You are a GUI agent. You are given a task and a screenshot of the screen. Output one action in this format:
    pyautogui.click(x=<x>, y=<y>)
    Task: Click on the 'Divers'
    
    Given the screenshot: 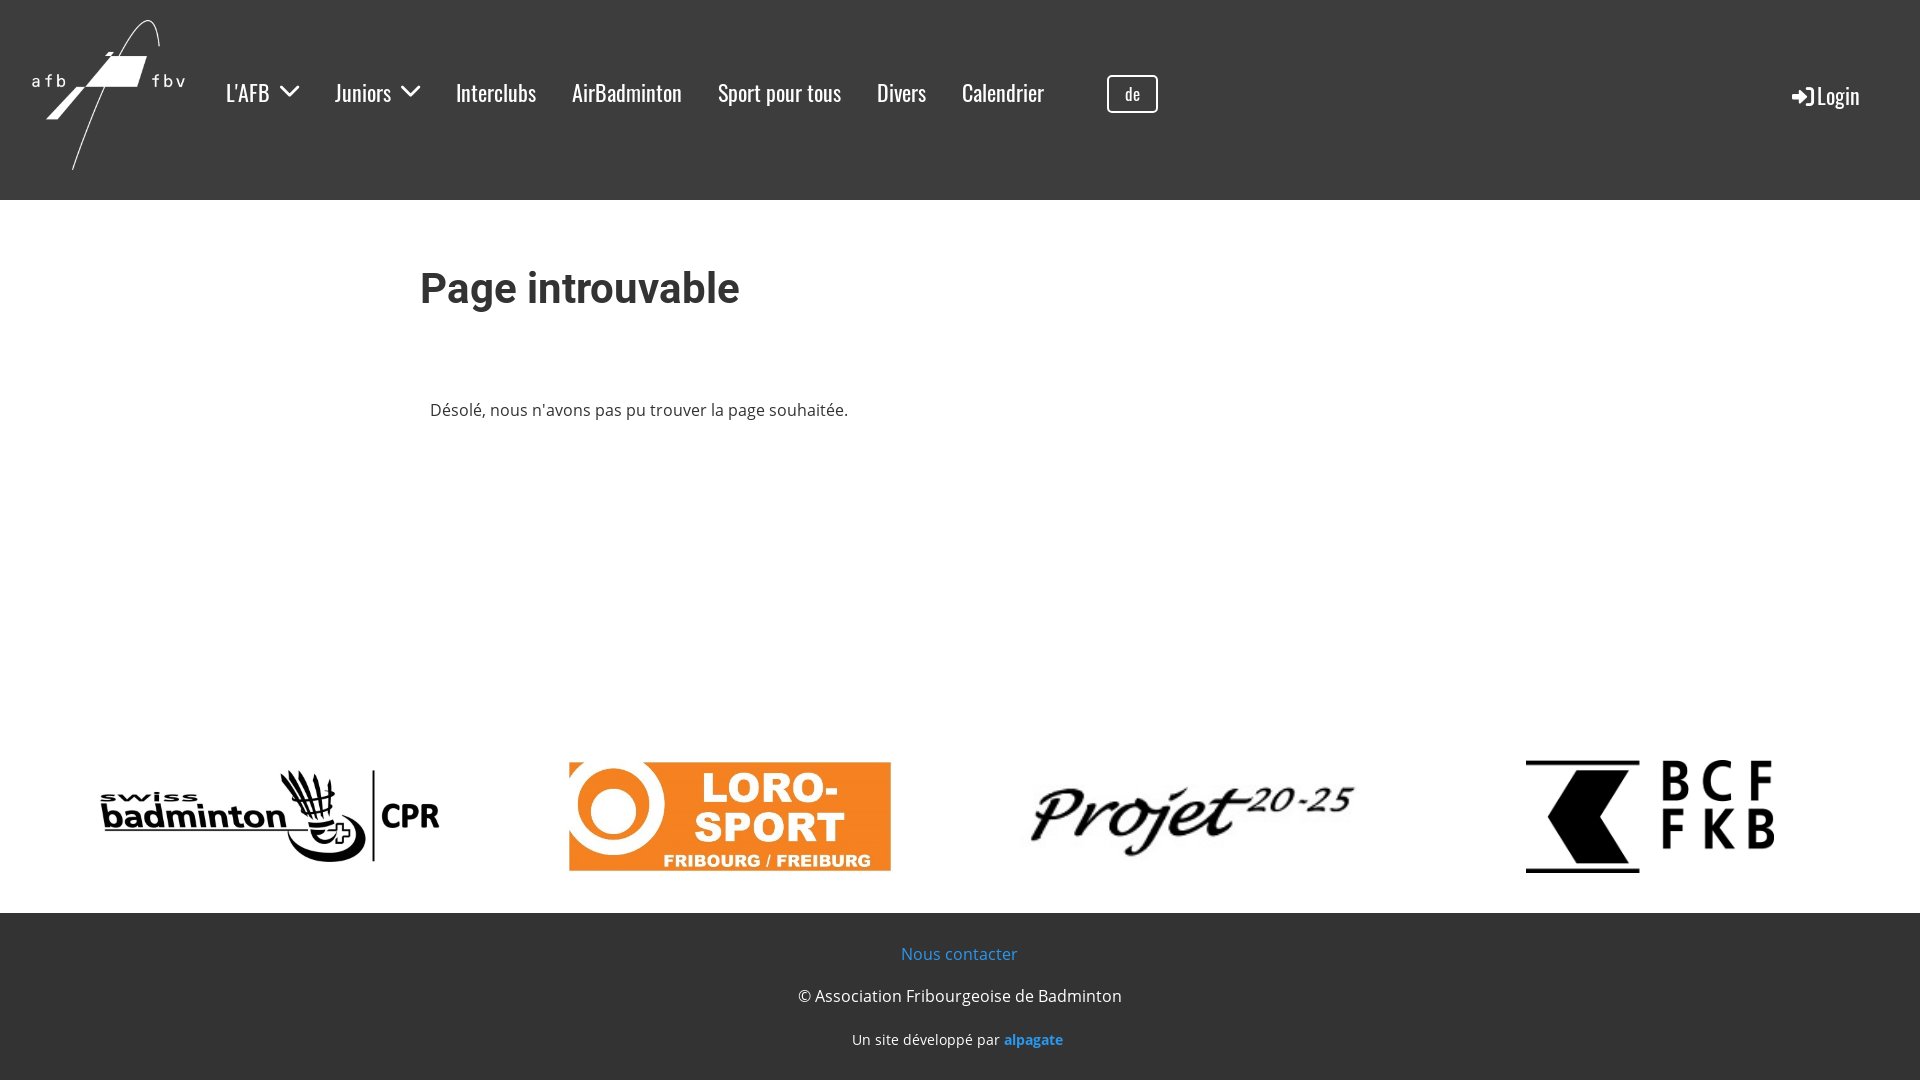 What is the action you would take?
    pyautogui.click(x=900, y=92)
    